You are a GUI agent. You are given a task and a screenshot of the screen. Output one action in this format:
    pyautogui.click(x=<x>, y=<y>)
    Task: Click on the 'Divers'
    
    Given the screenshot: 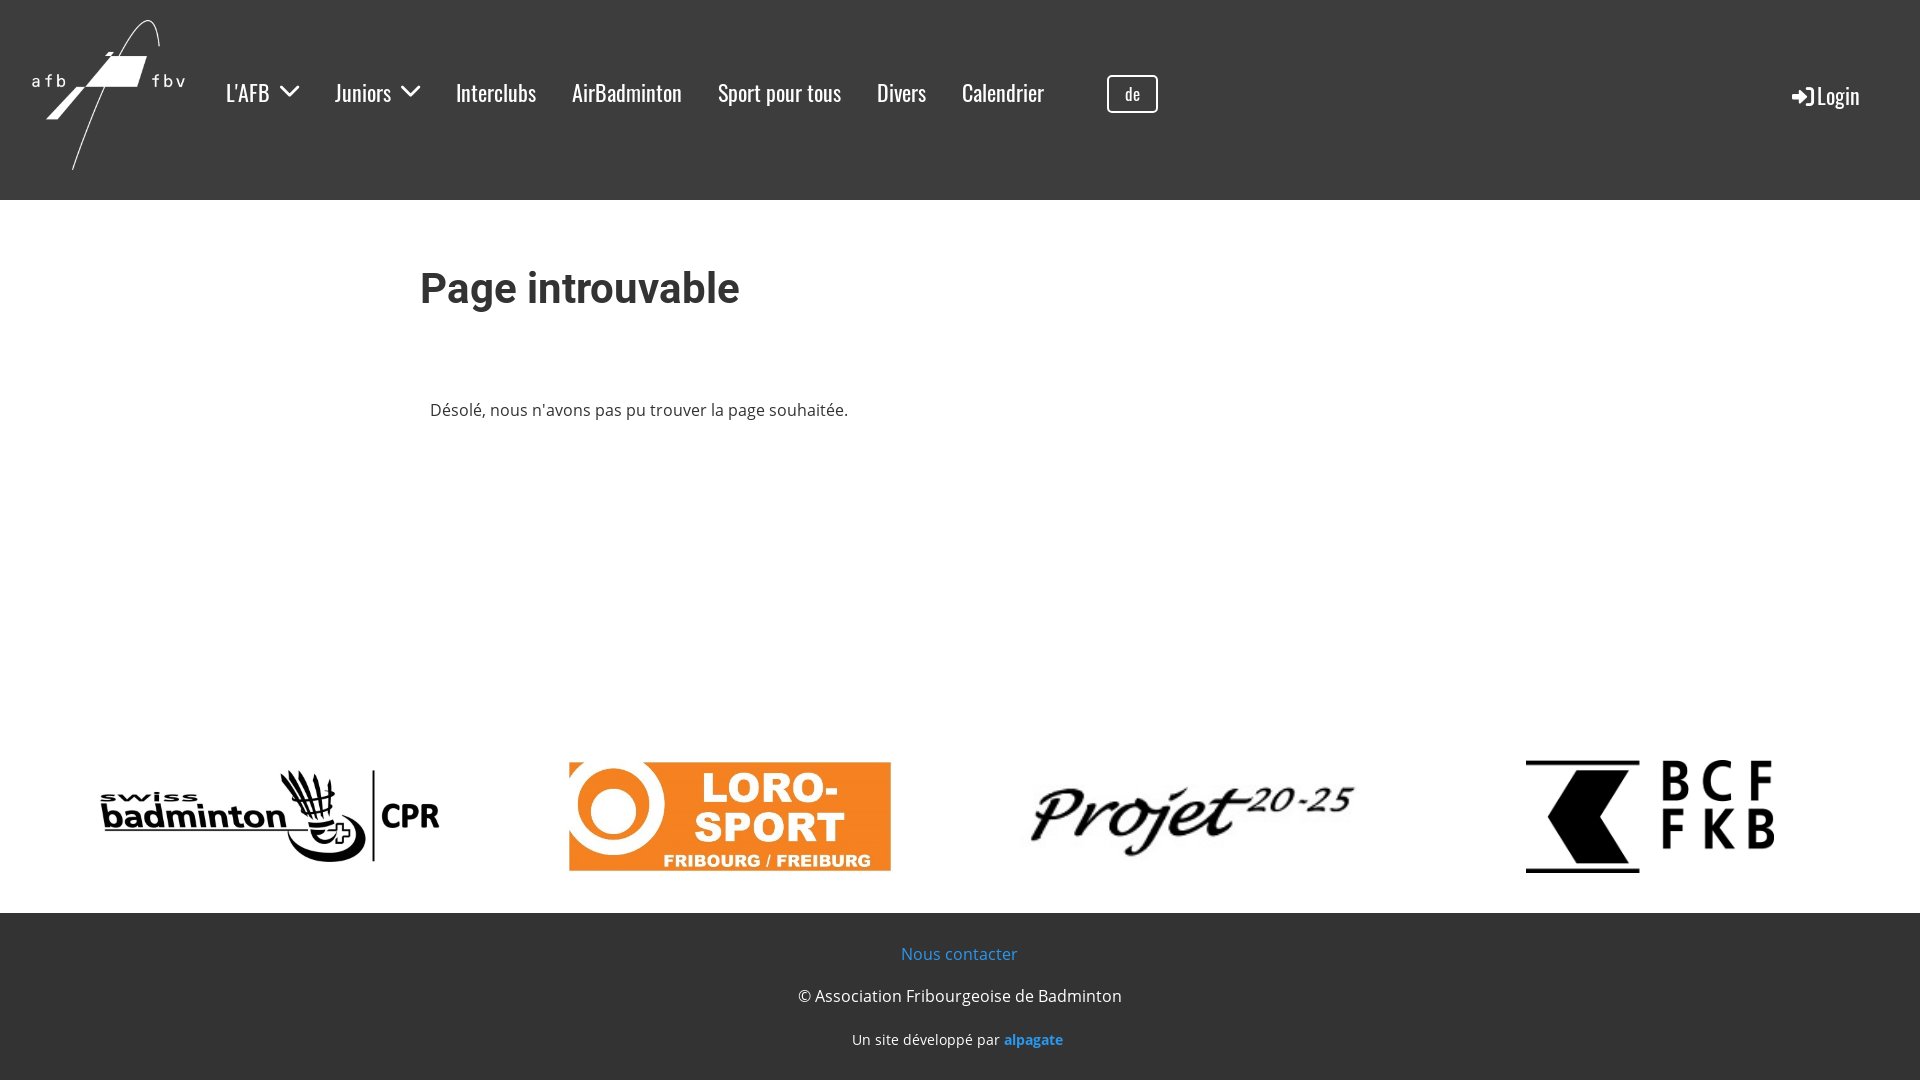 What is the action you would take?
    pyautogui.click(x=900, y=92)
    